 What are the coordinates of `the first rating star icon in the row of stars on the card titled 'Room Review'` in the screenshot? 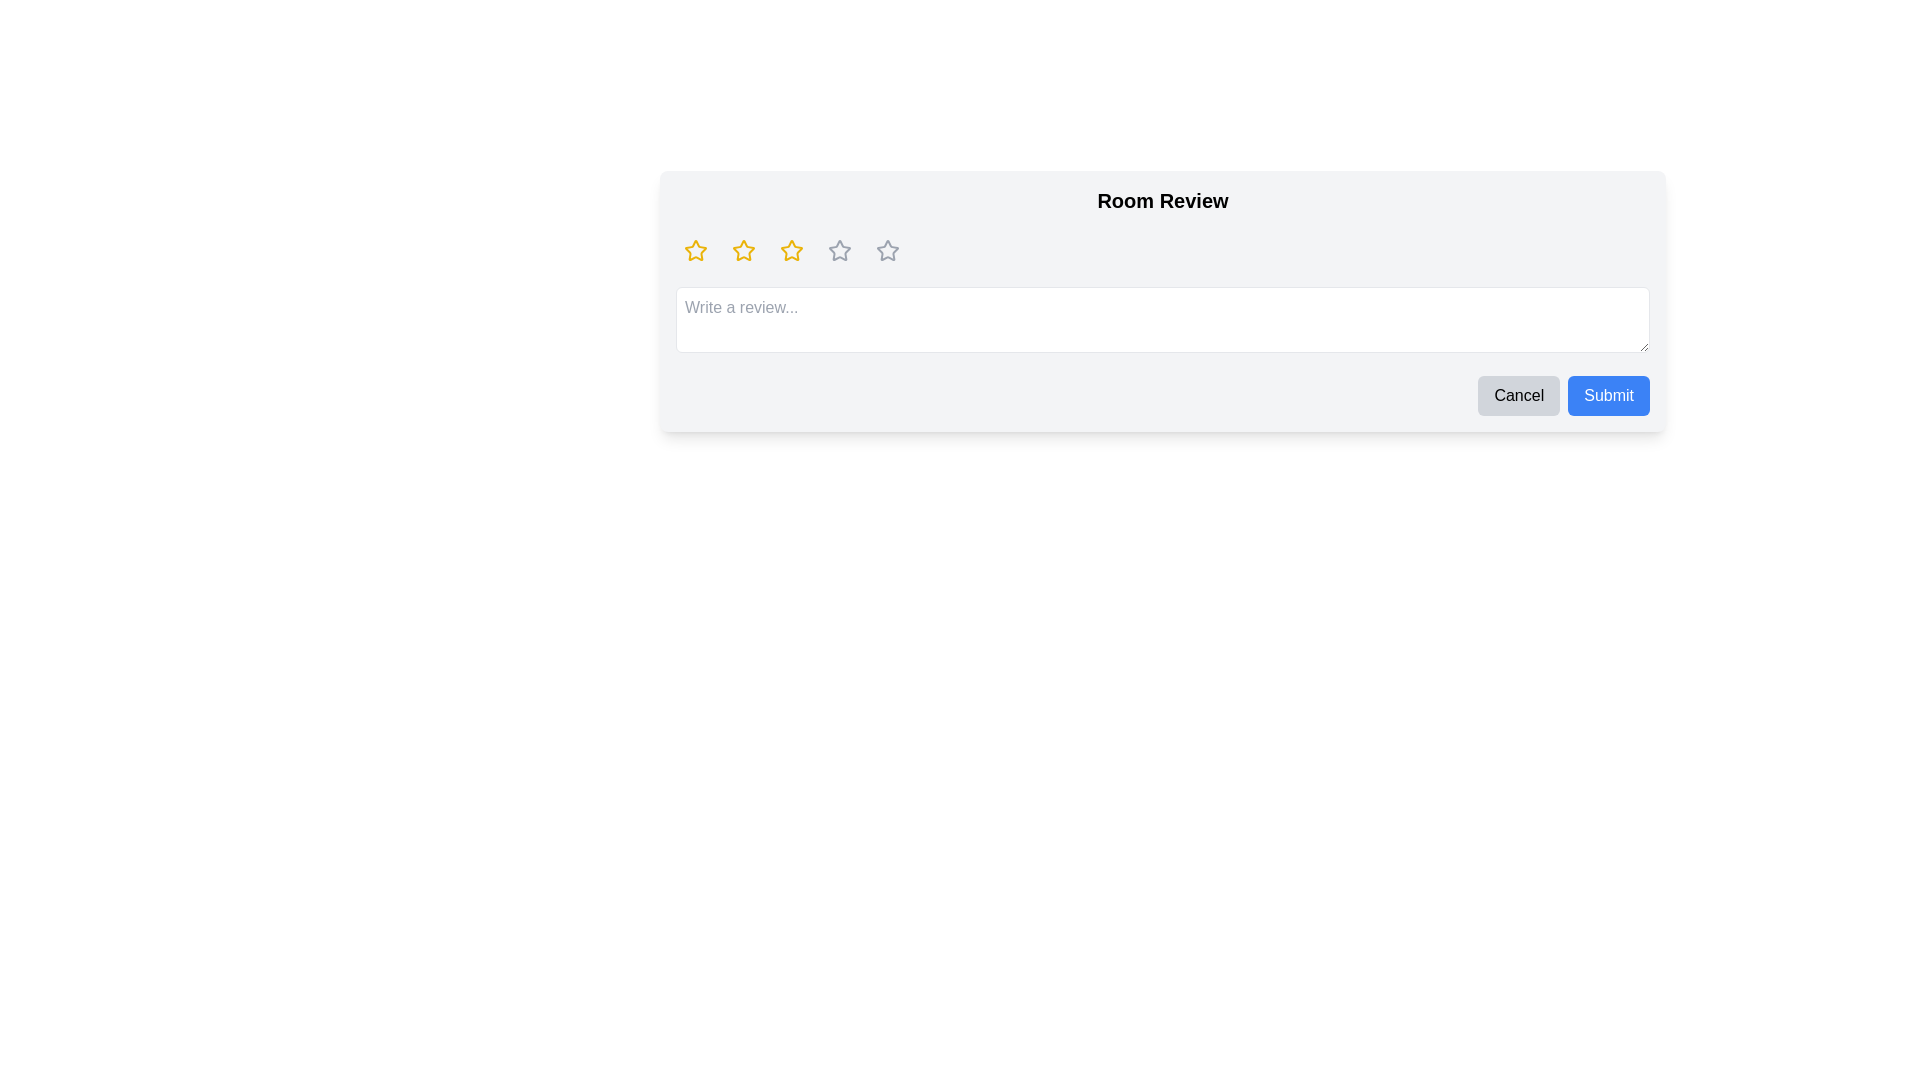 It's located at (696, 249).